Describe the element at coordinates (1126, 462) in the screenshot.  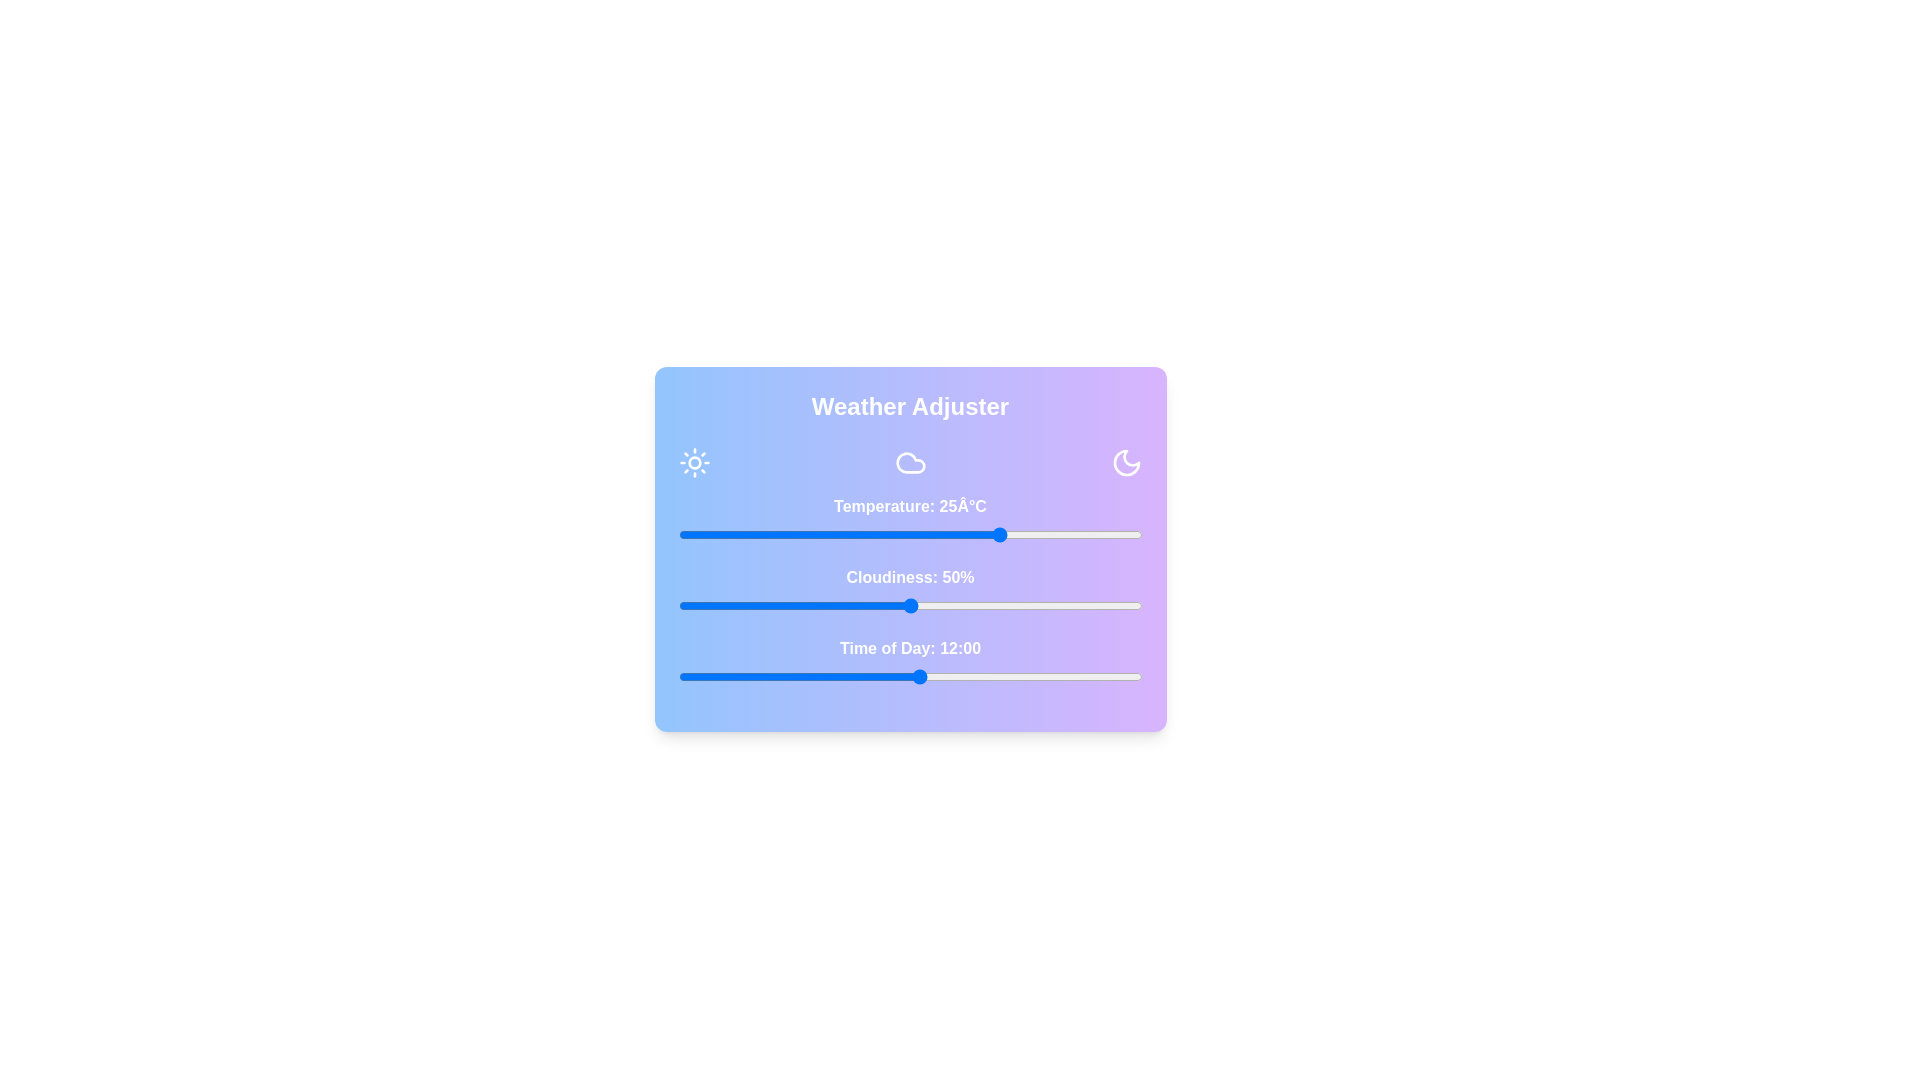
I see `the nighttime or moonlight icon located in the top-right corner of the main card, right next to the 'Weather Adjuster' title` at that location.